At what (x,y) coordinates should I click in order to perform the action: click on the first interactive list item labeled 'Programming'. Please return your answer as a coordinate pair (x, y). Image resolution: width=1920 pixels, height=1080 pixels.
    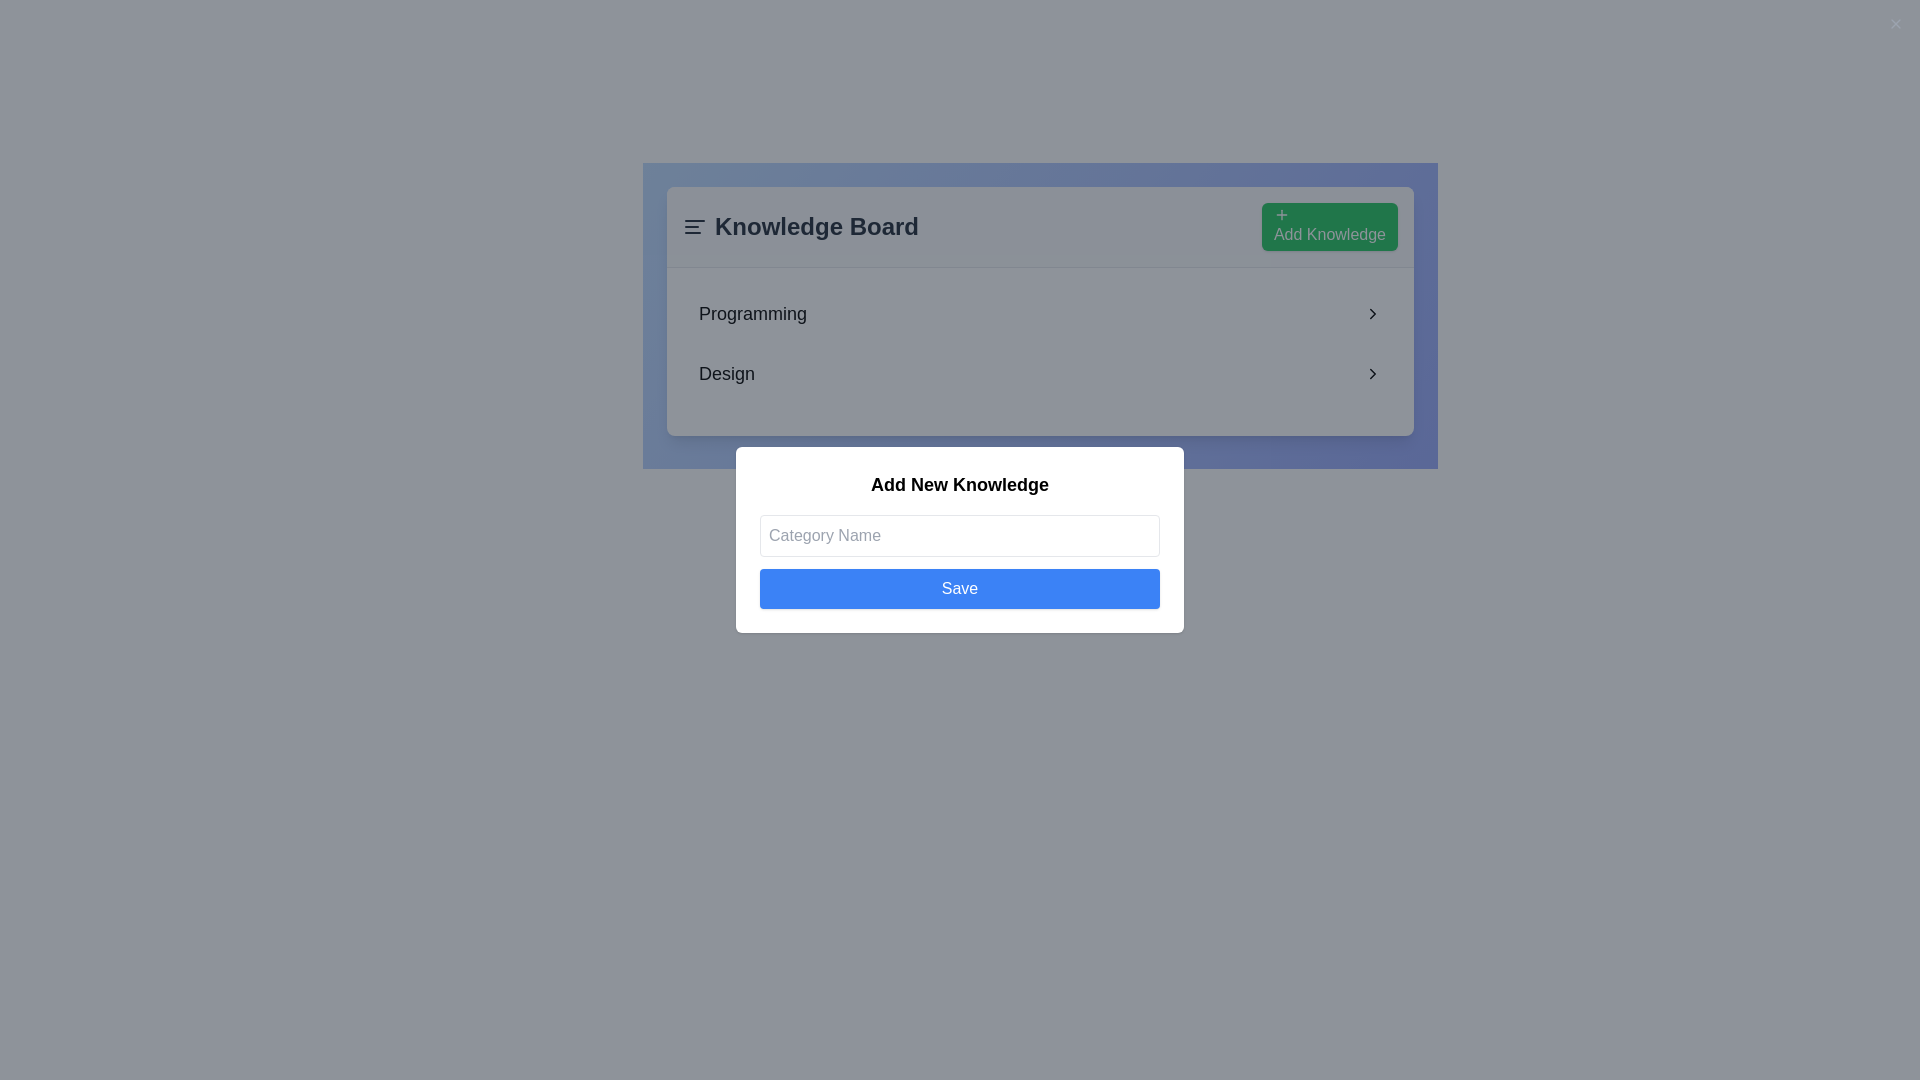
    Looking at the image, I should click on (1040, 313).